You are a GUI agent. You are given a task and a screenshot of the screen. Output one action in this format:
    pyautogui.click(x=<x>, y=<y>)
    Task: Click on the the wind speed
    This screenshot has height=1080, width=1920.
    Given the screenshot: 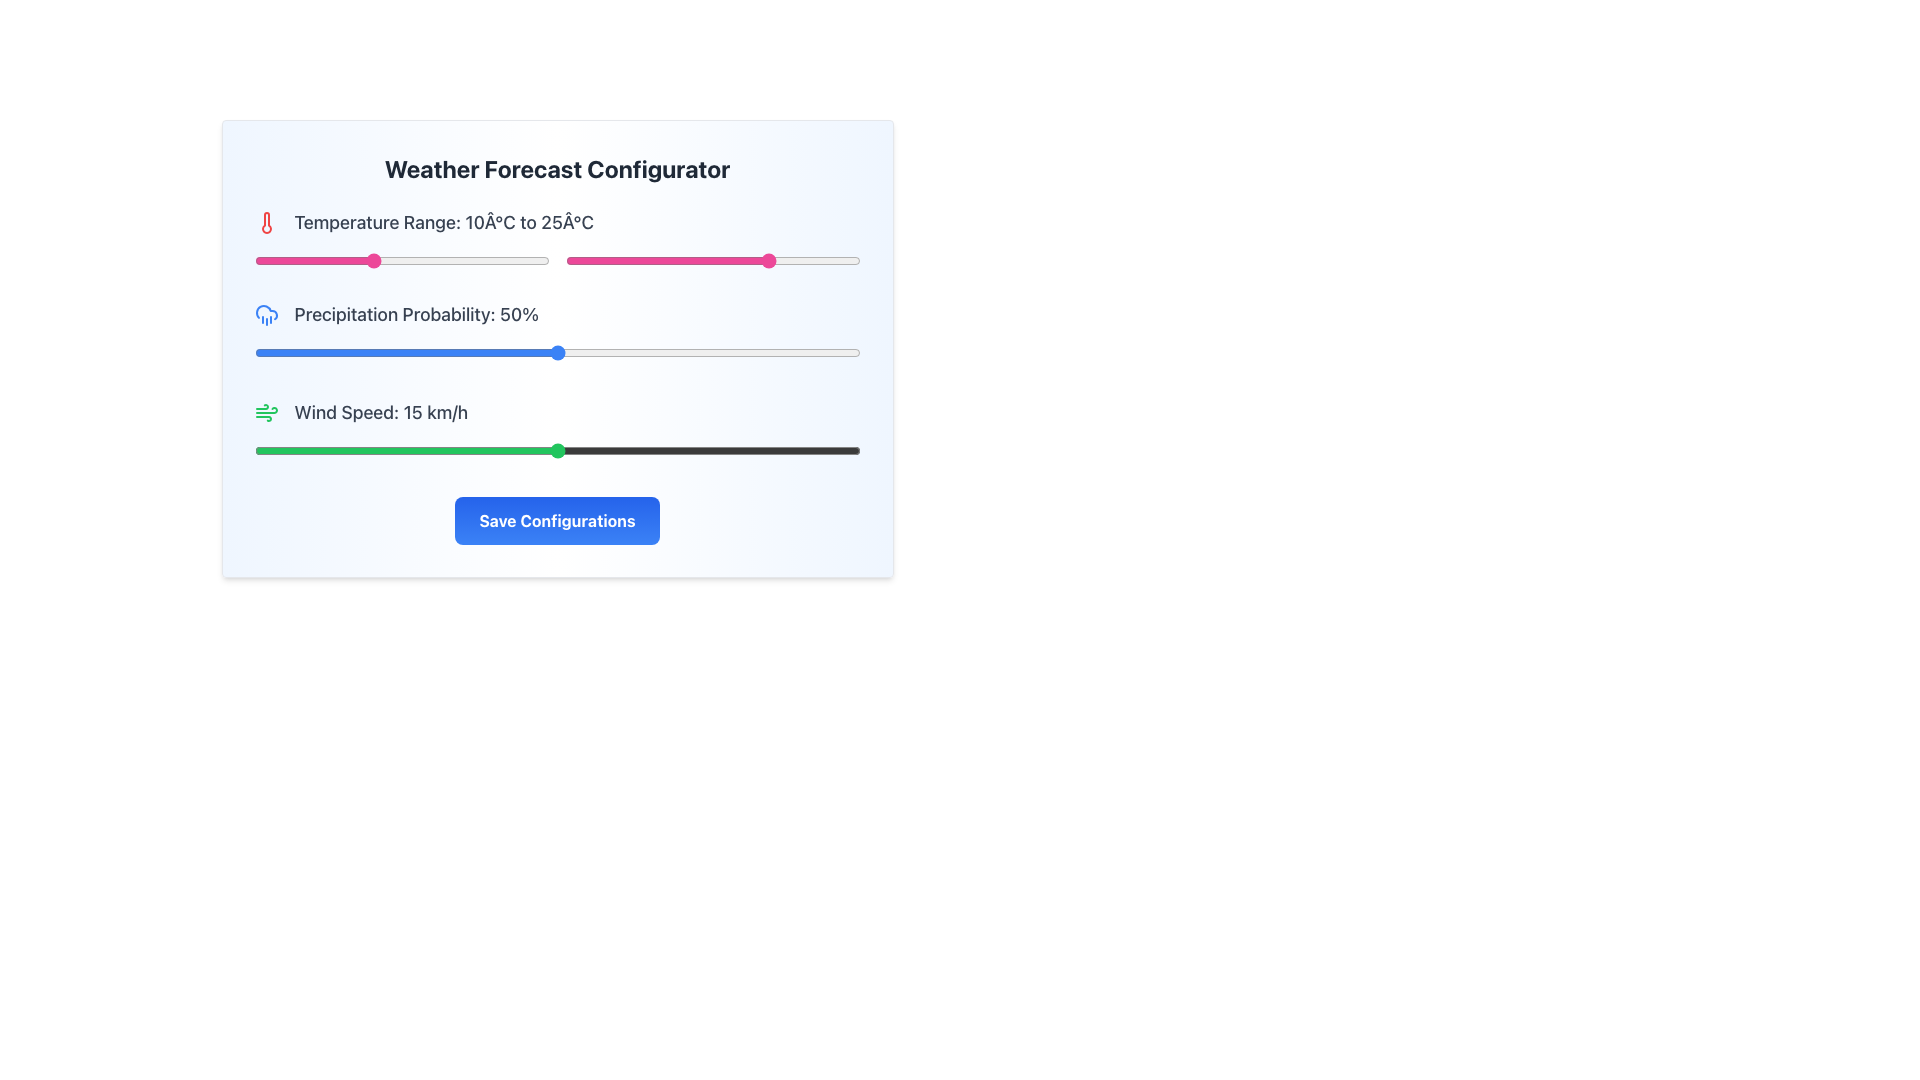 What is the action you would take?
    pyautogui.click(x=314, y=451)
    